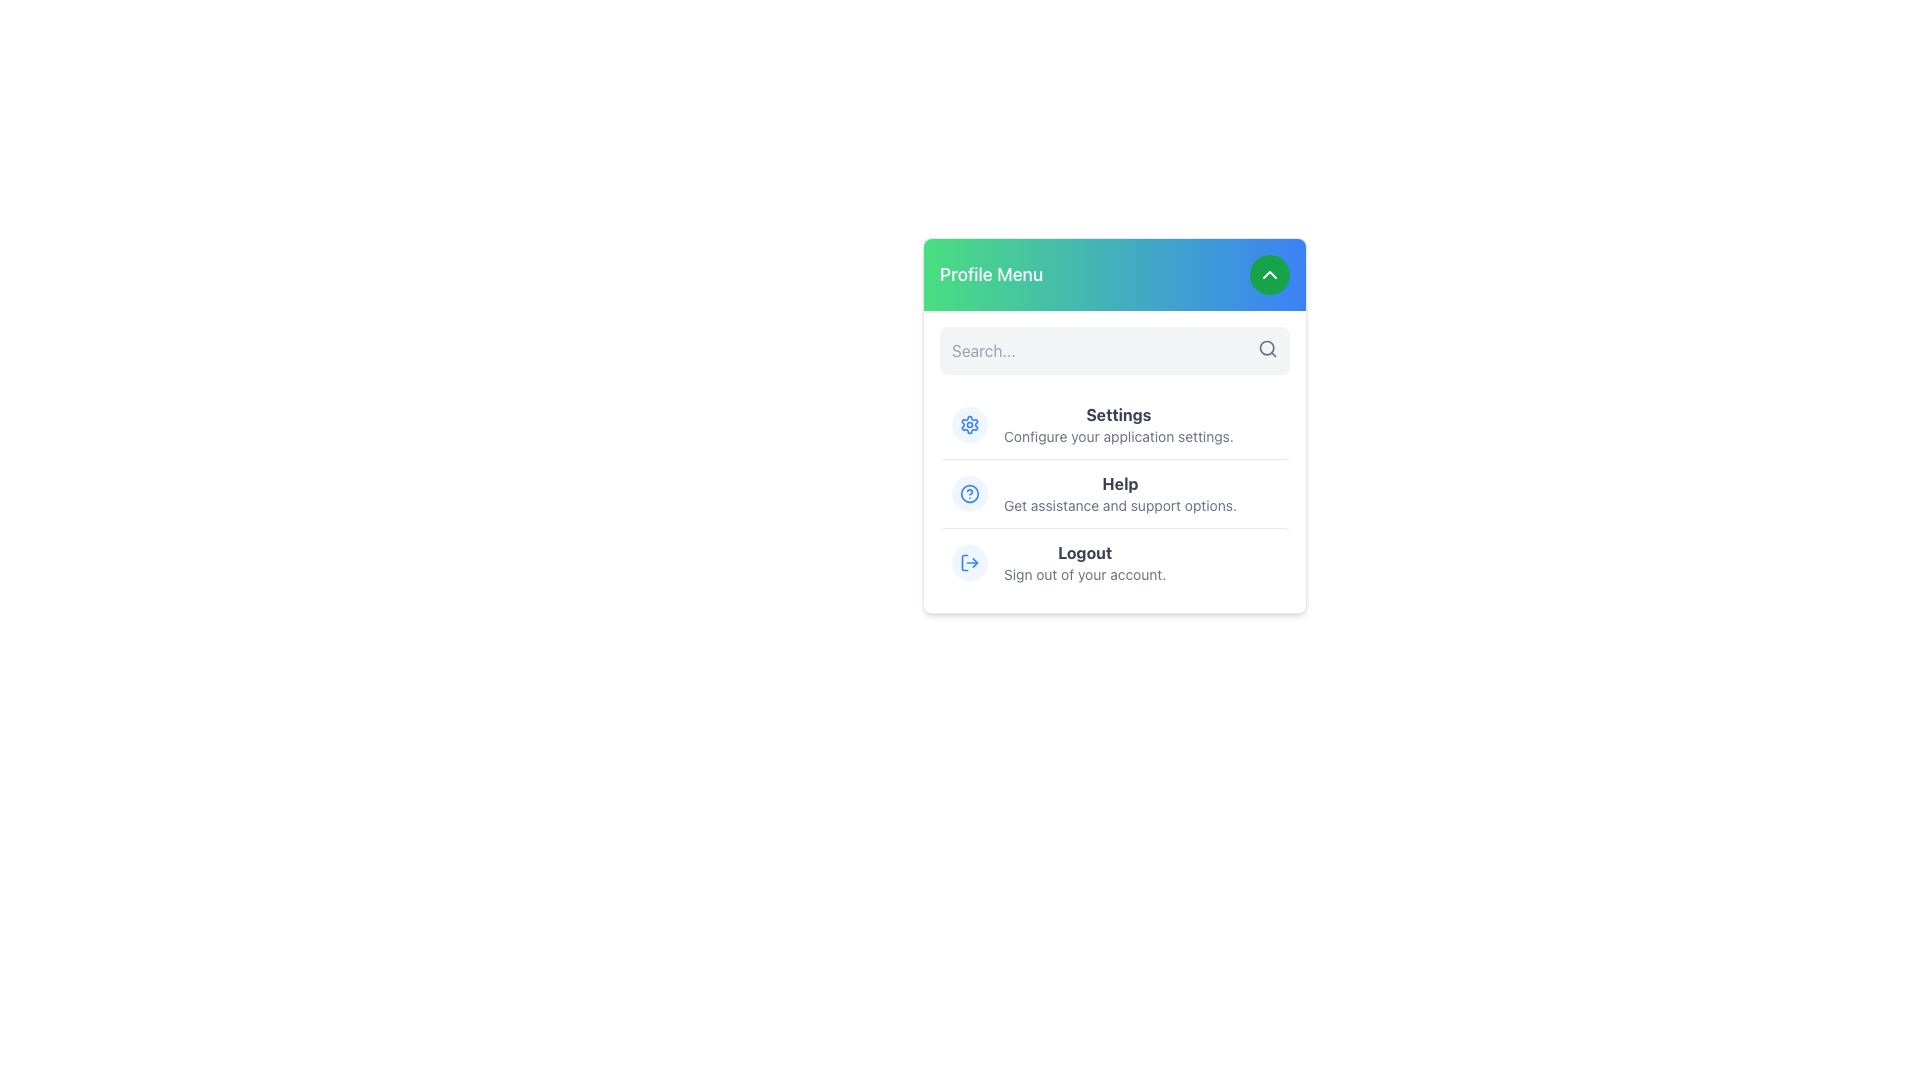 The height and width of the screenshot is (1080, 1920). Describe the element at coordinates (1084, 552) in the screenshot. I see `the 'Logout' text label in the 'Profile Menu' panel, which is the first item in the list and indicates the action to log out of the user's account` at that location.